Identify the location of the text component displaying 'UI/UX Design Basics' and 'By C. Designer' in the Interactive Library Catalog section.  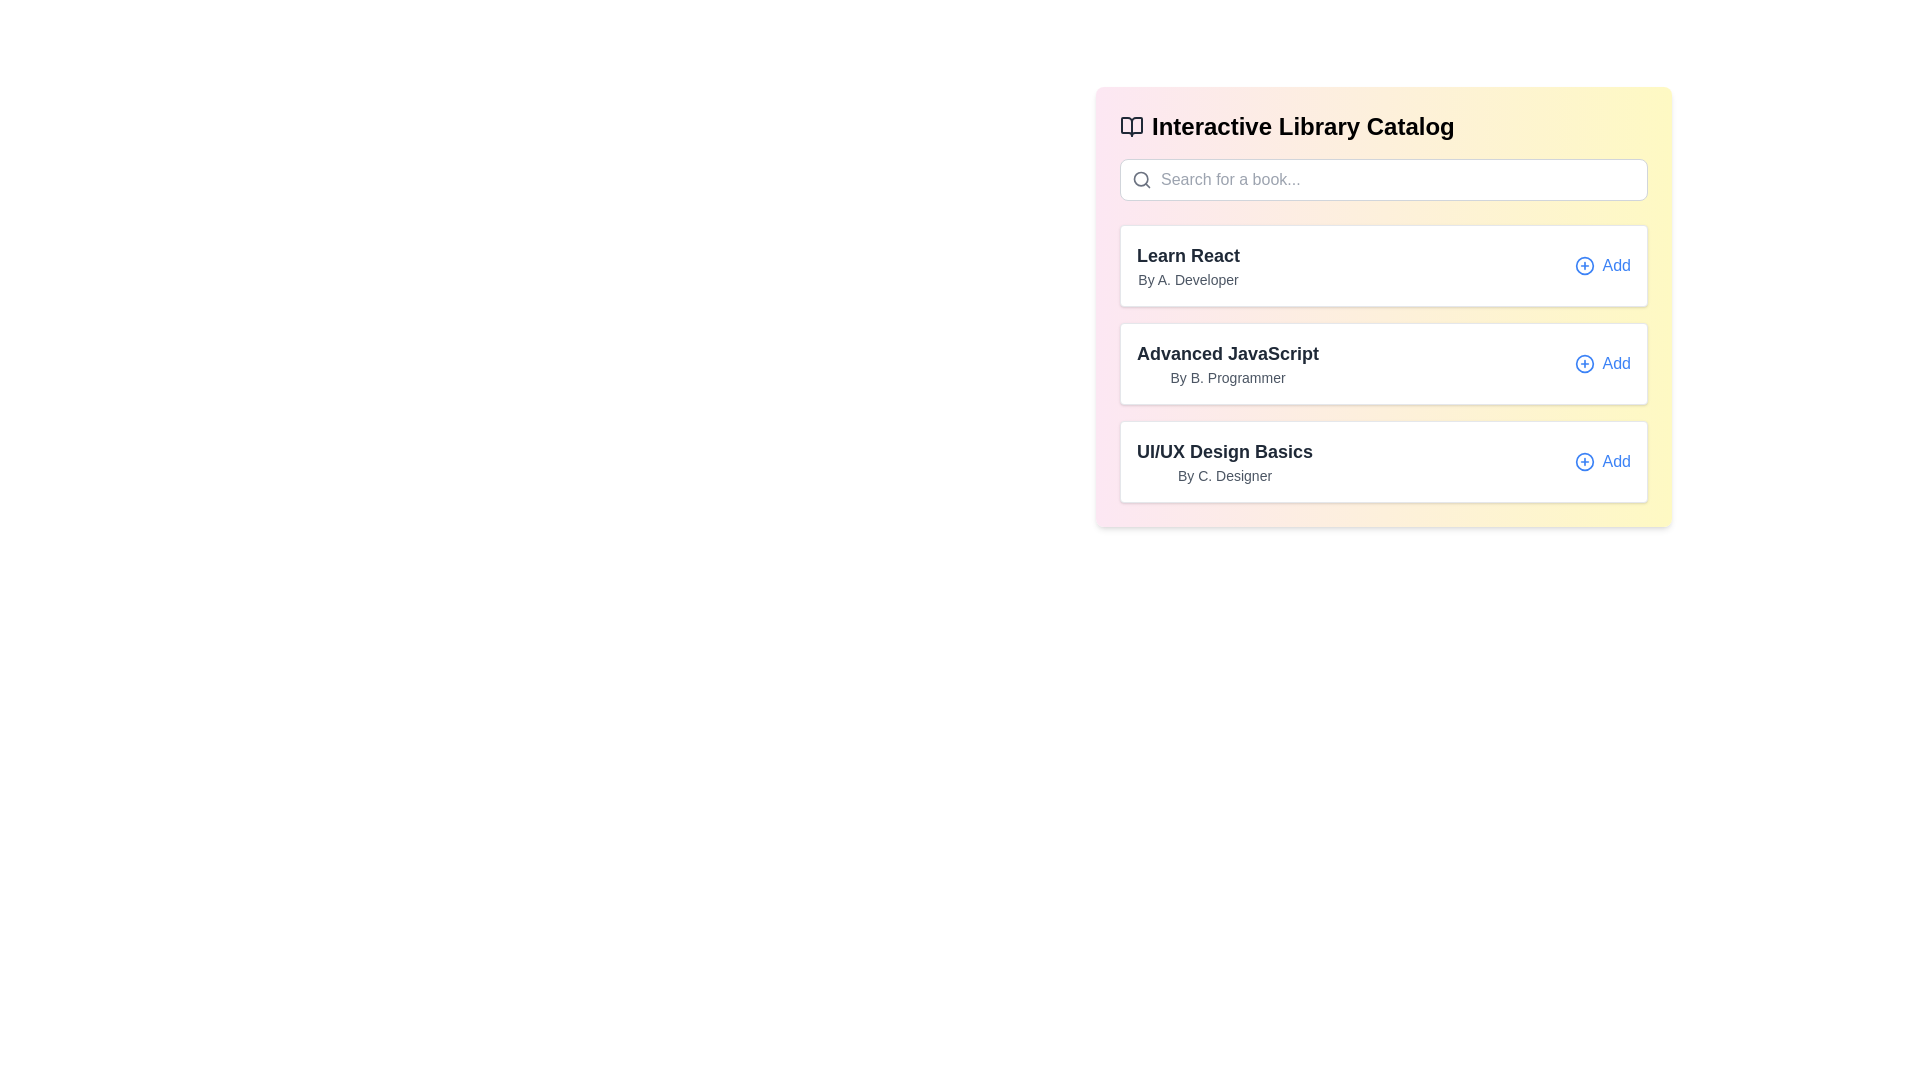
(1223, 462).